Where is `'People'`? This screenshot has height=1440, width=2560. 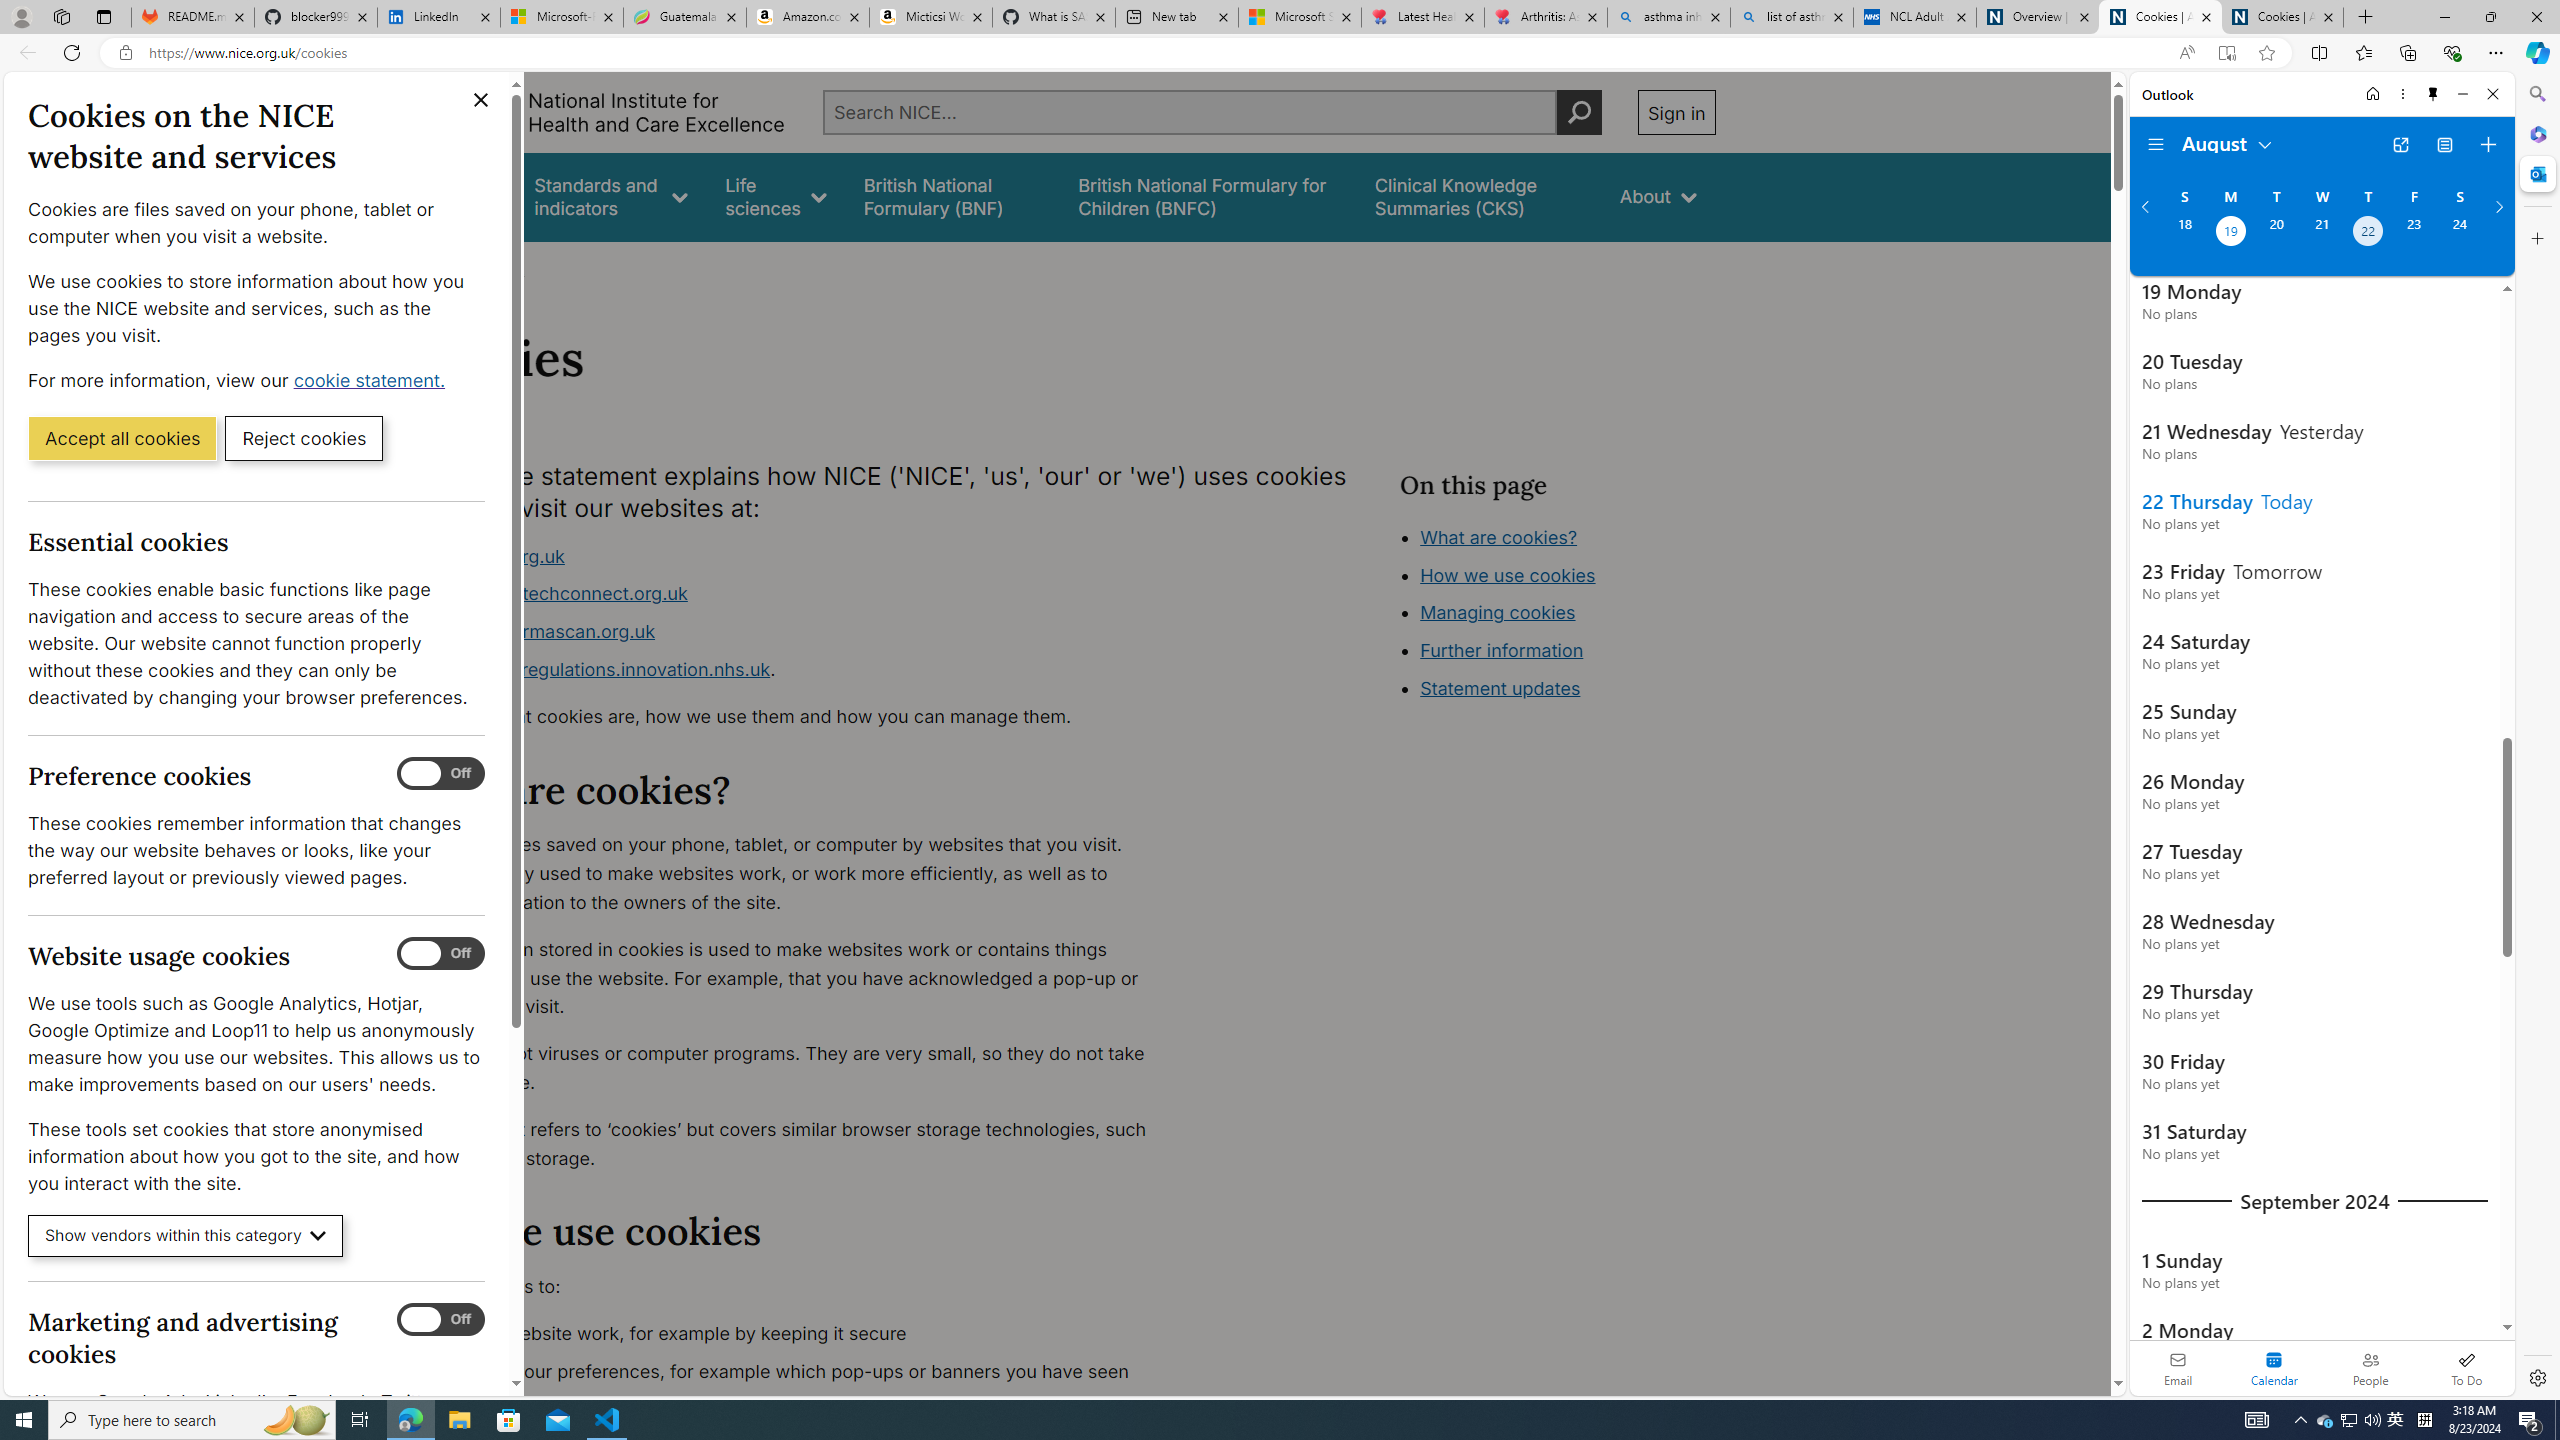
'People' is located at coordinates (2369, 1367).